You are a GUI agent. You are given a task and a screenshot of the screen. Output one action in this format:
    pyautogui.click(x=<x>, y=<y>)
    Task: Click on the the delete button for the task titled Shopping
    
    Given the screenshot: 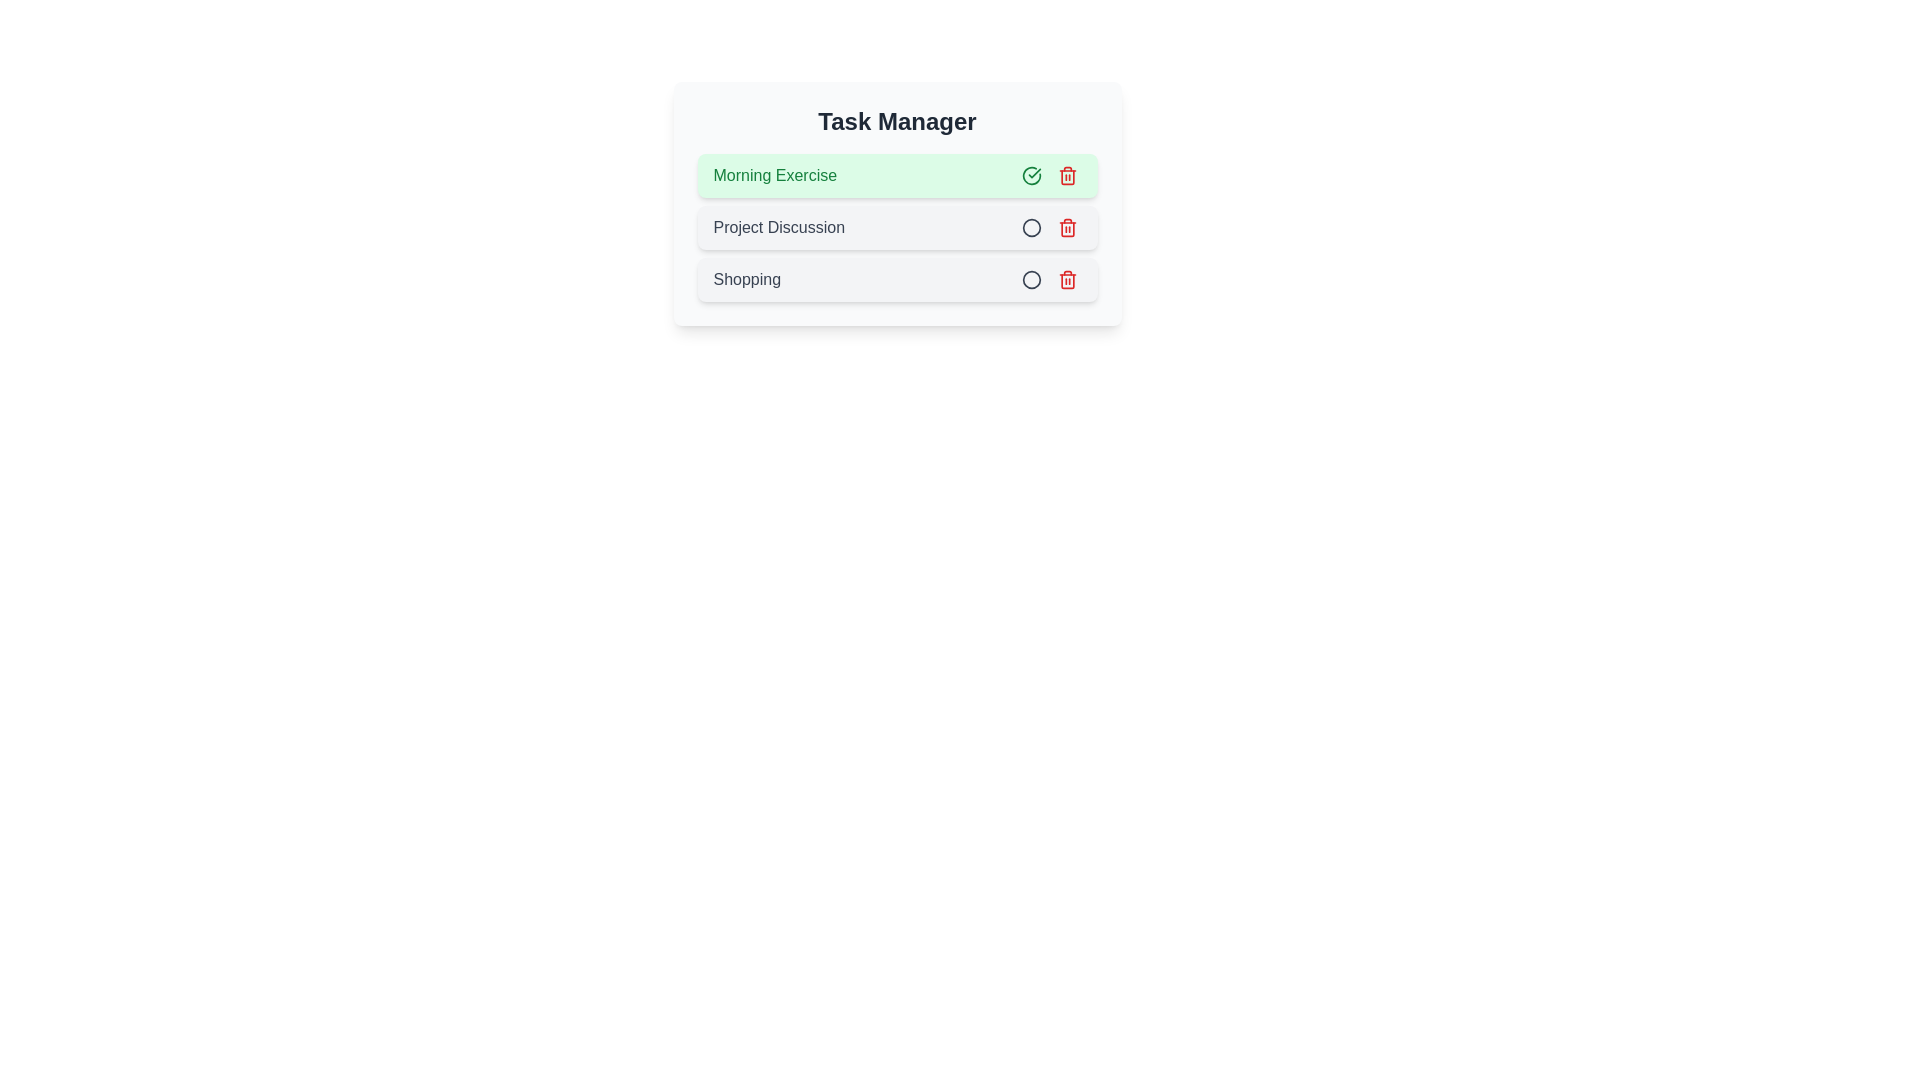 What is the action you would take?
    pyautogui.click(x=1066, y=280)
    